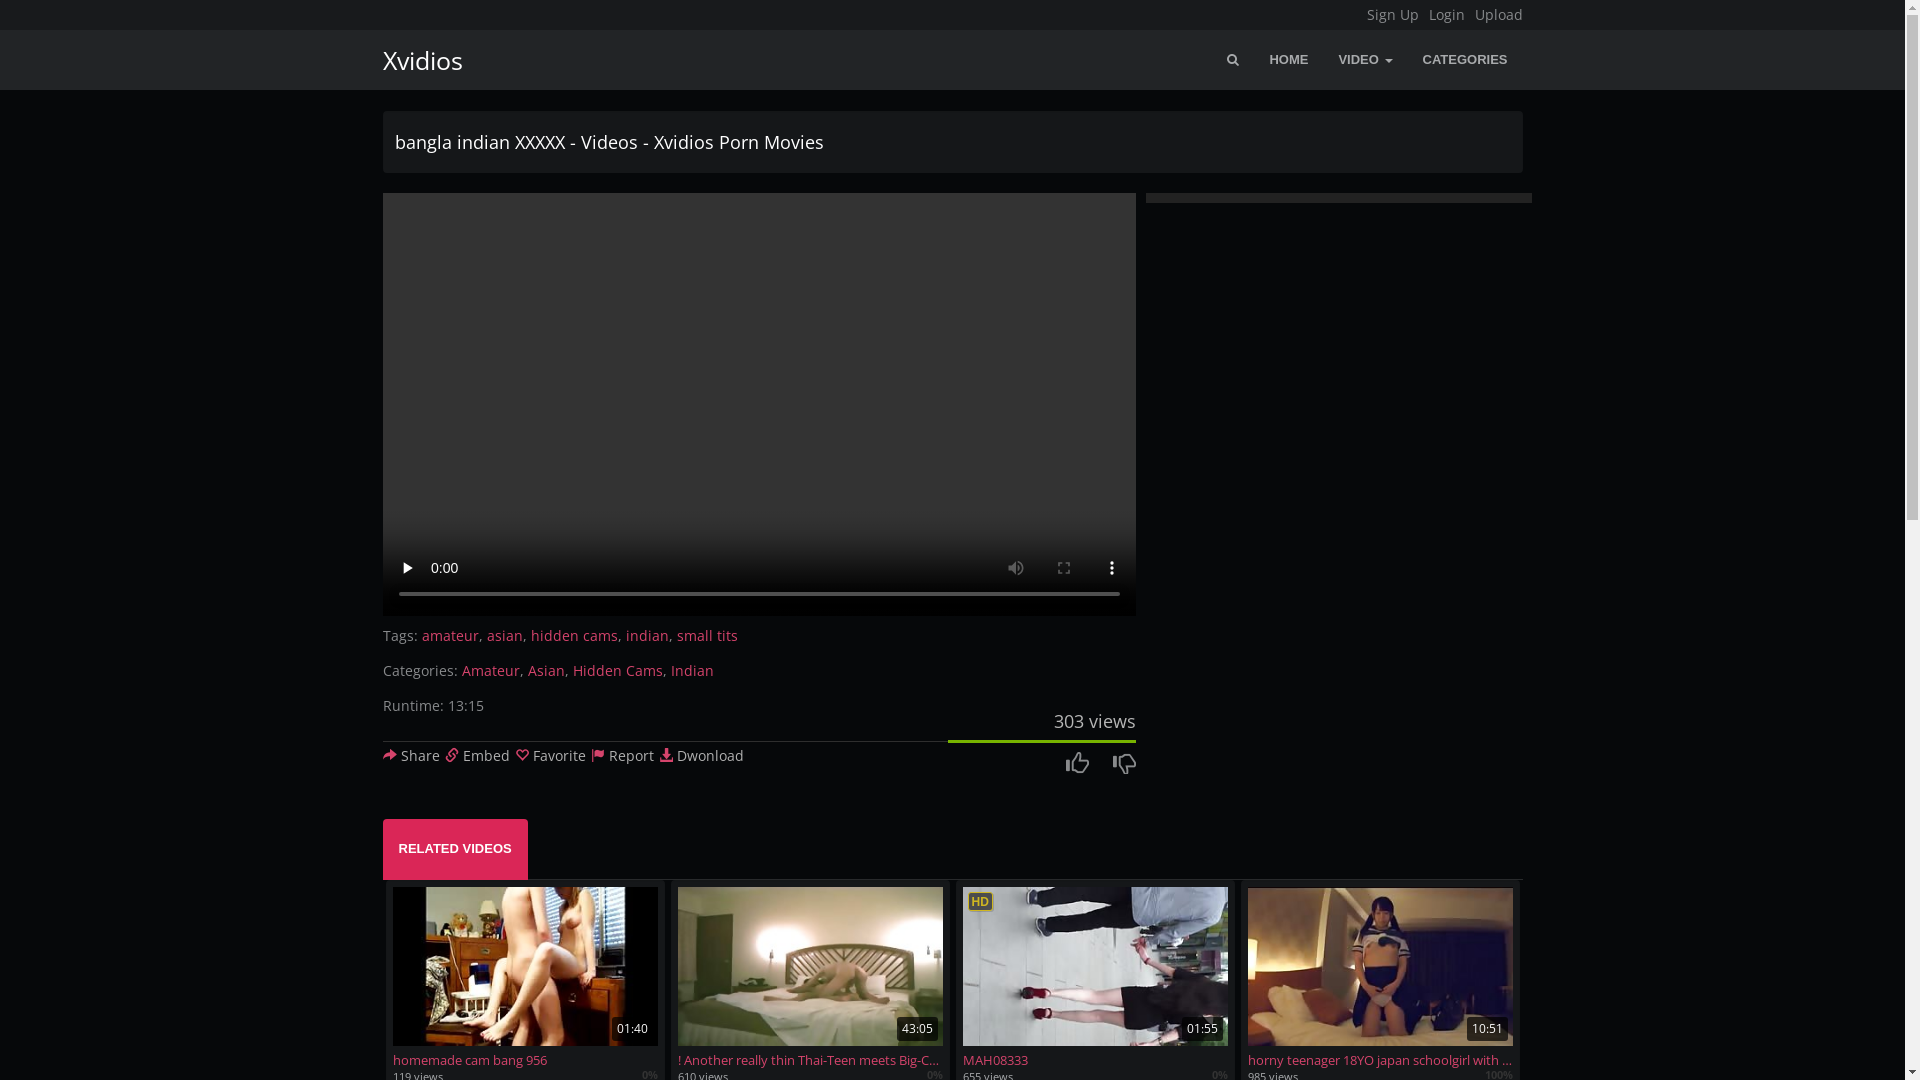 Image resolution: width=1920 pixels, height=1080 pixels. What do you see at coordinates (475, 755) in the screenshot?
I see `'Embed'` at bounding box center [475, 755].